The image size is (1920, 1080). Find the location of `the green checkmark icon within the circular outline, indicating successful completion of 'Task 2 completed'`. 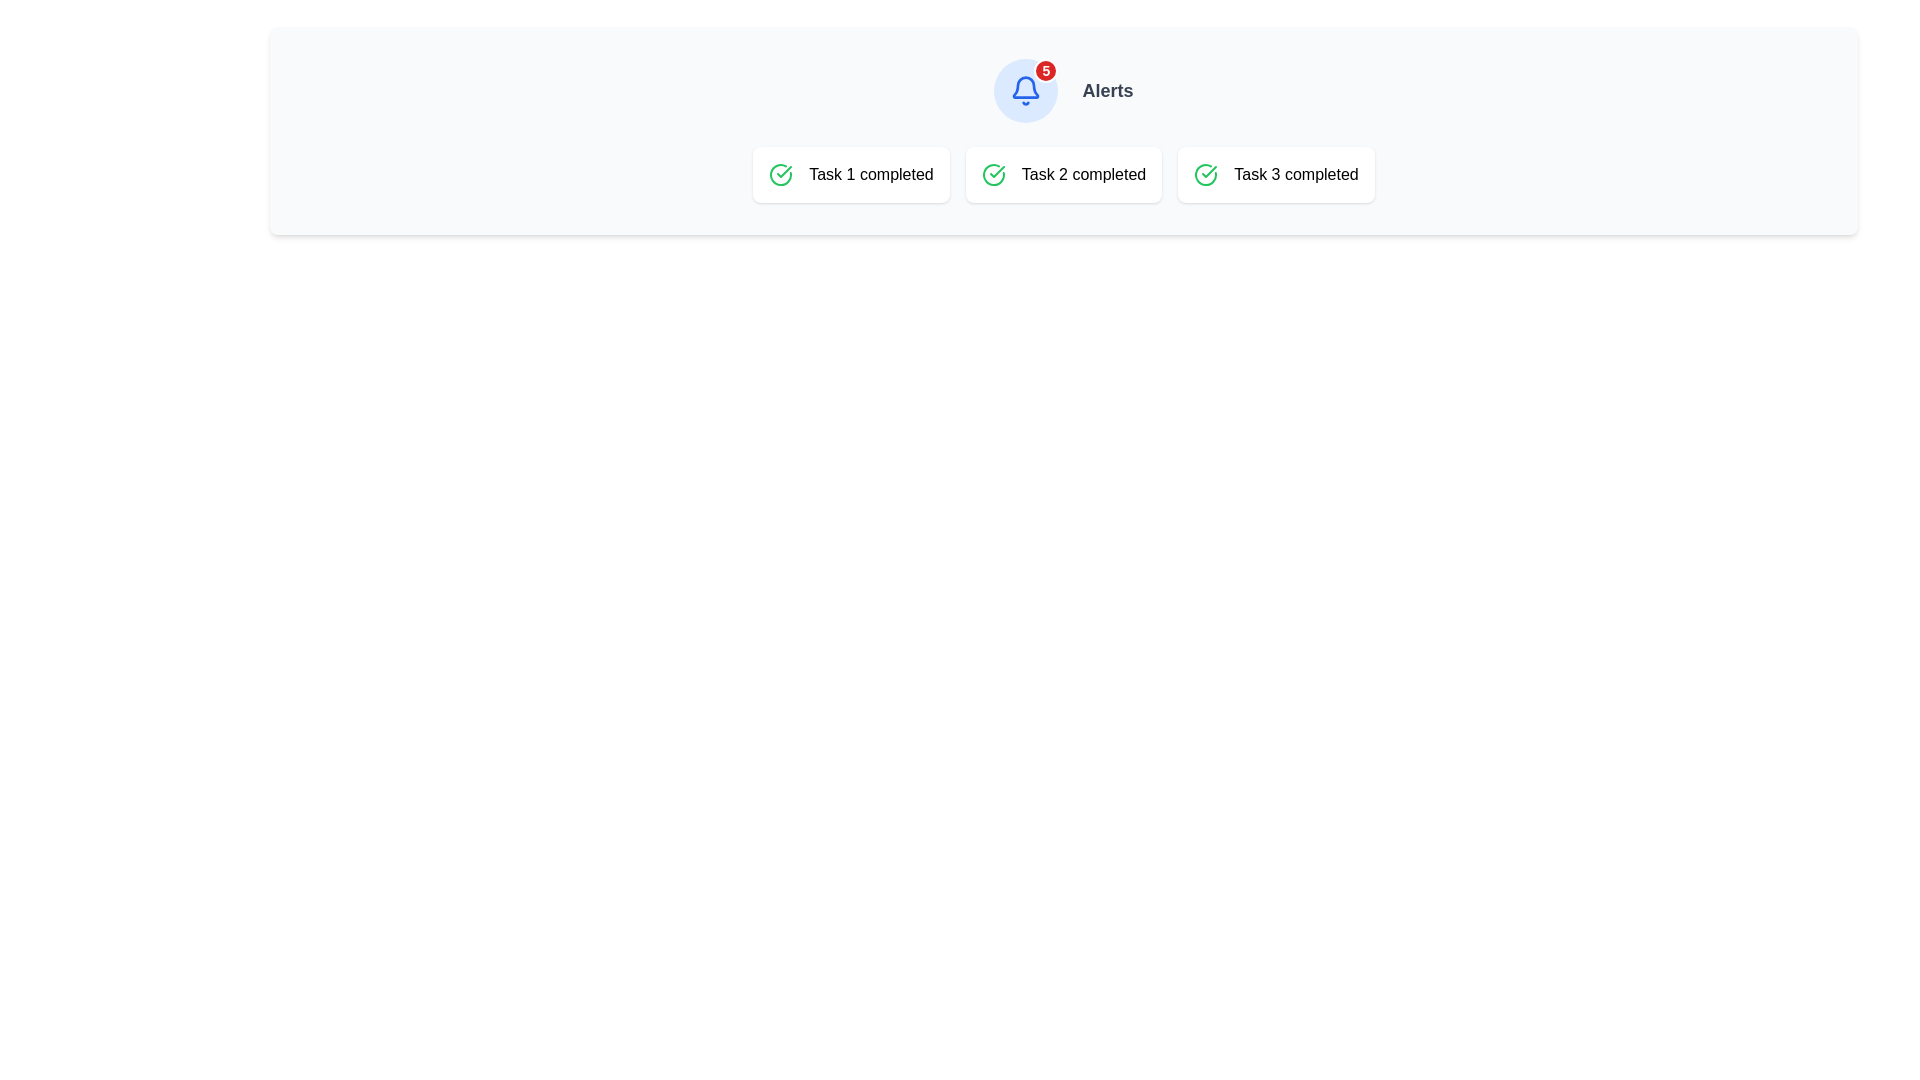

the green checkmark icon within the circular outline, indicating successful completion of 'Task 2 completed' is located at coordinates (1208, 171).